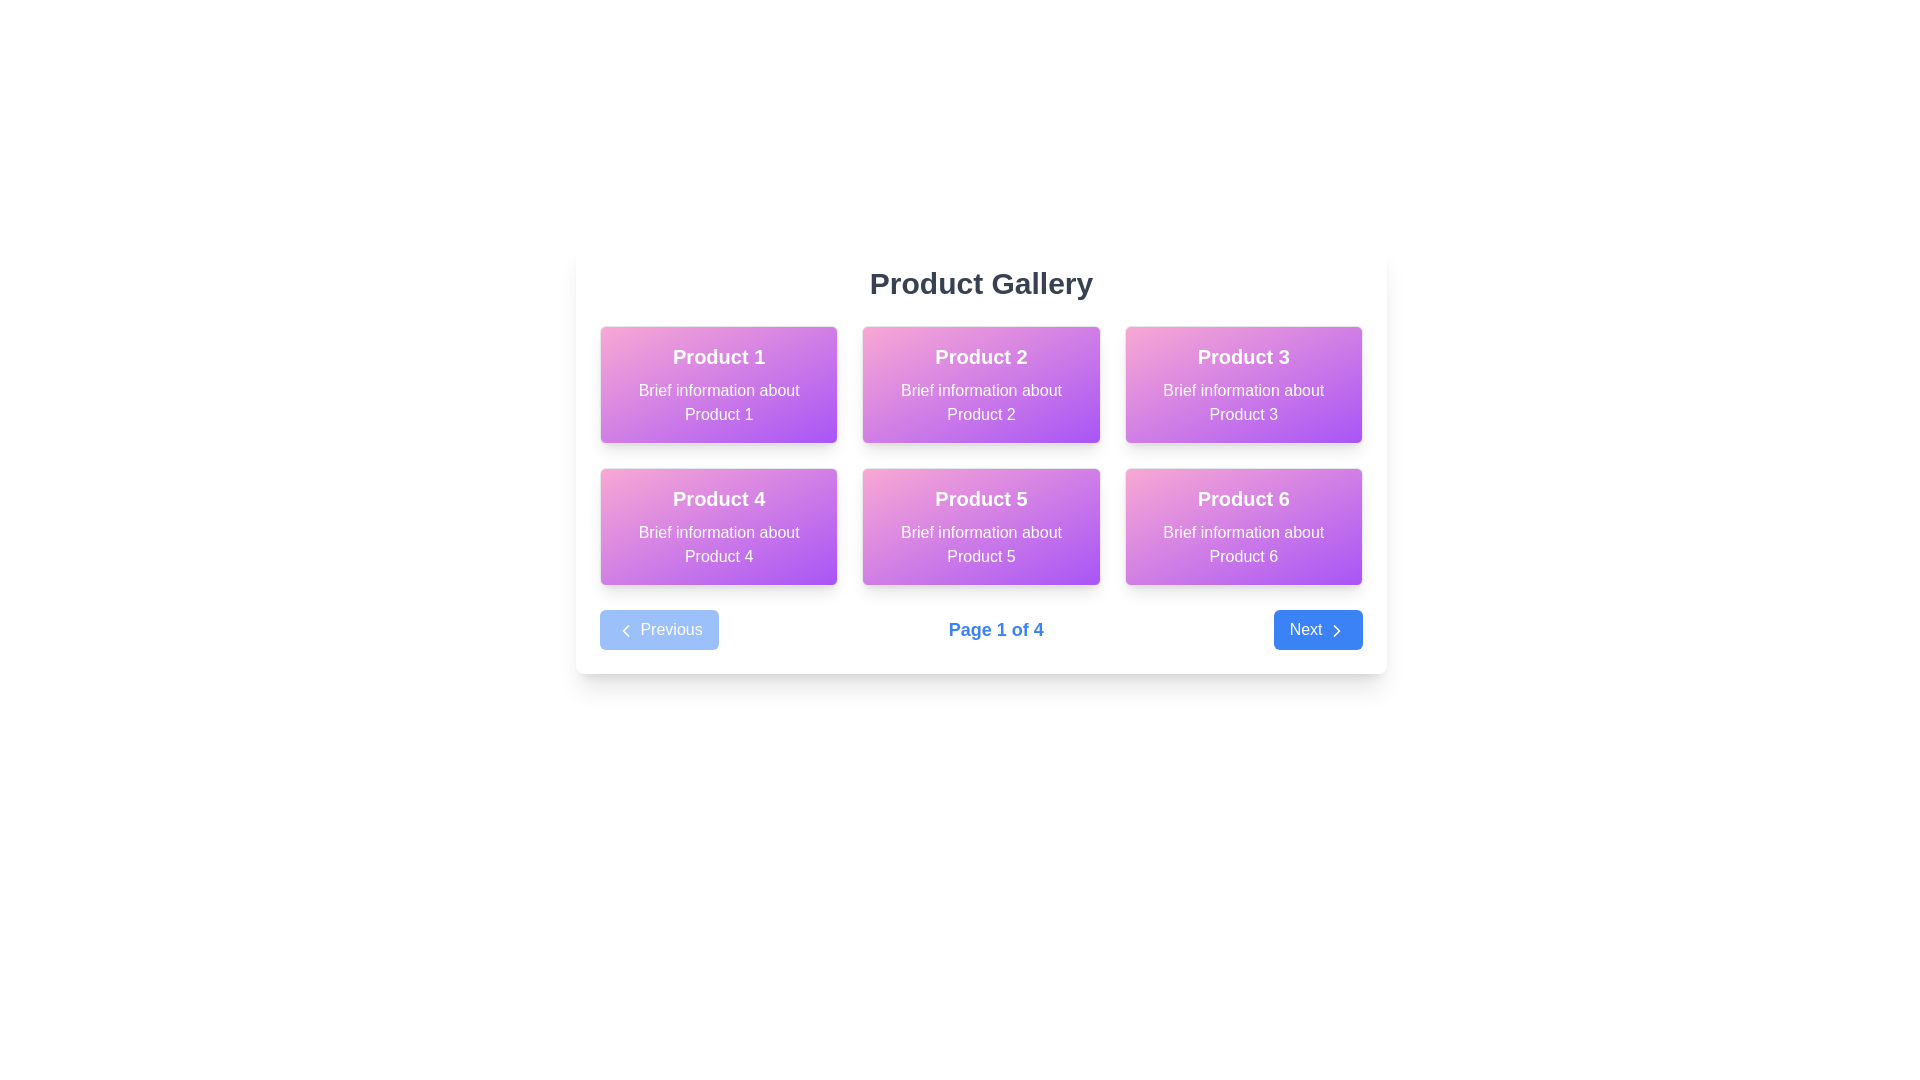 This screenshot has height=1080, width=1920. I want to click on the right-pointing chevron-shaped icon located in the next button at the bottom-right corner of the interface, so click(1336, 630).